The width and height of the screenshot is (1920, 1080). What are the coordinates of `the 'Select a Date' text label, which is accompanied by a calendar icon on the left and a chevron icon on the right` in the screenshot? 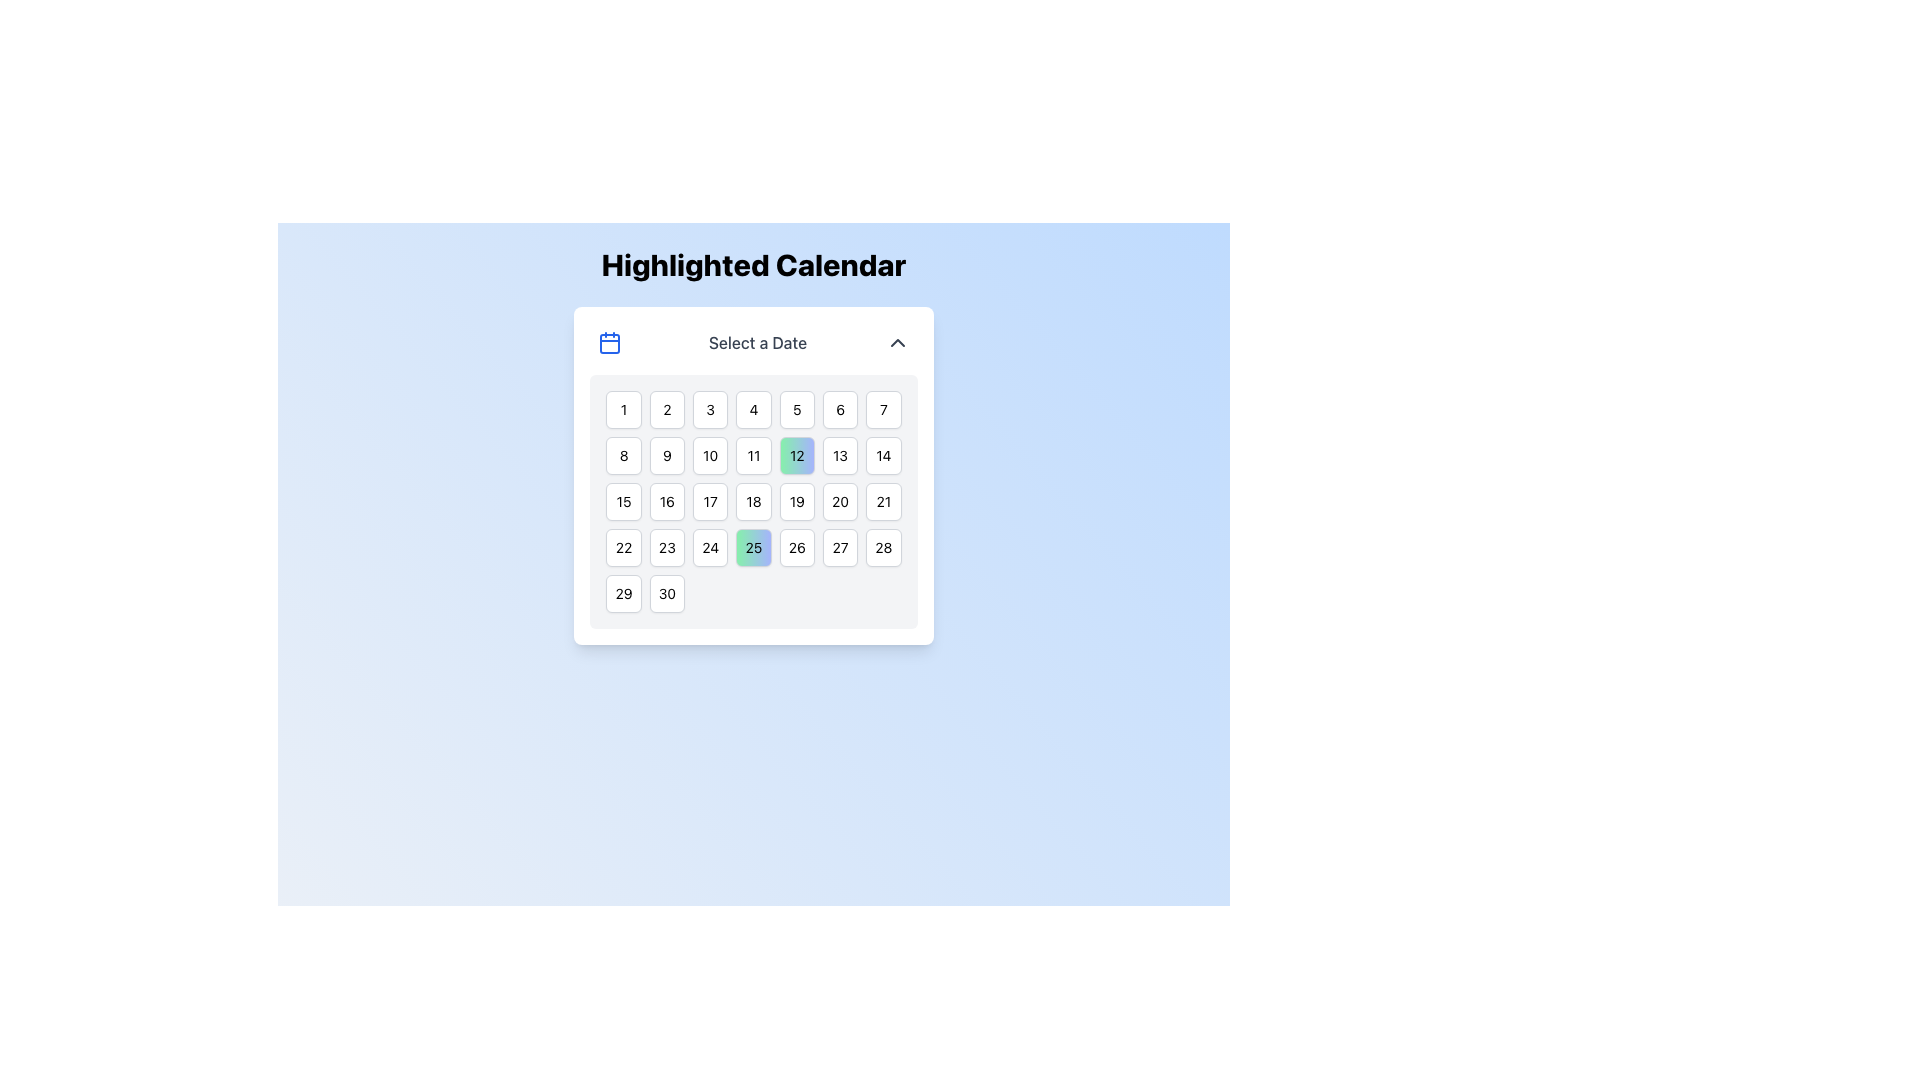 It's located at (752, 342).